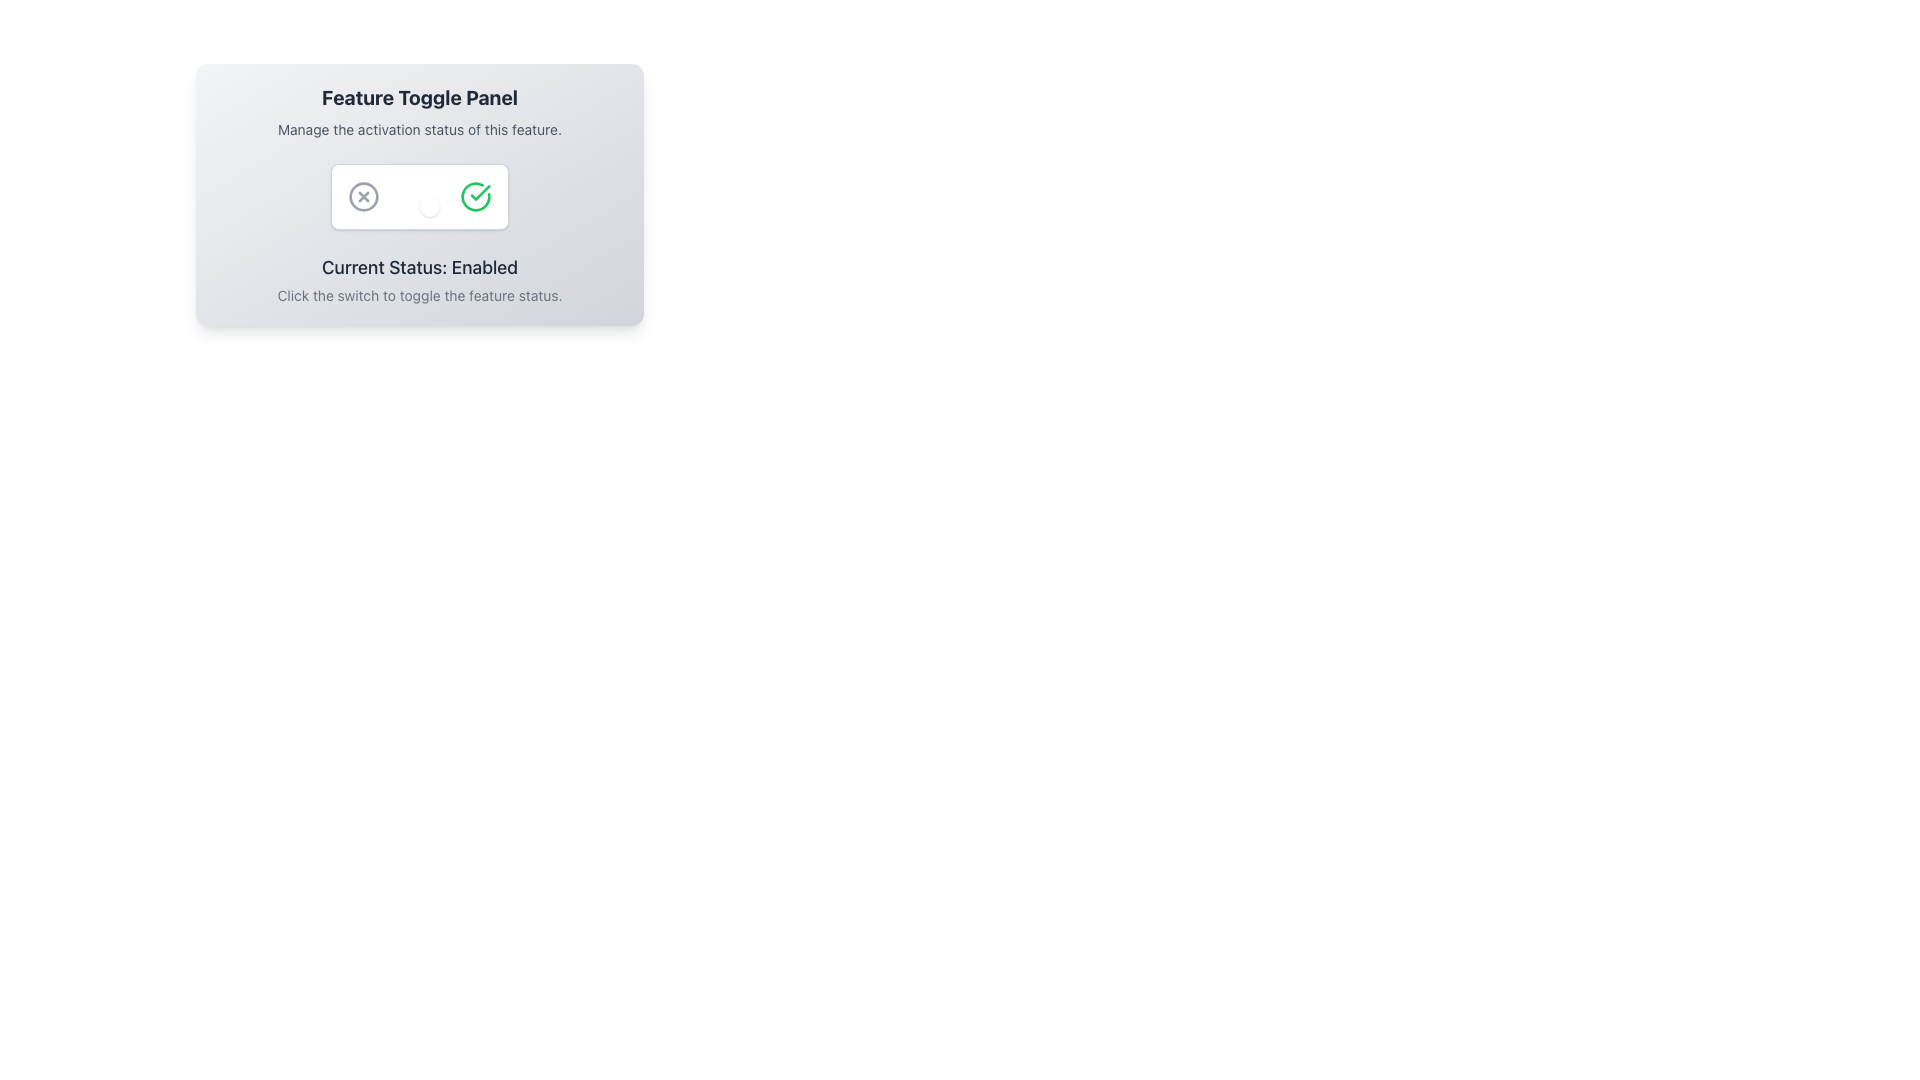 Image resolution: width=1920 pixels, height=1080 pixels. What do you see at coordinates (418, 130) in the screenshot?
I see `static text element that provides instructions about the toggle switch below it in the 'Feature Toggle Panel'` at bounding box center [418, 130].